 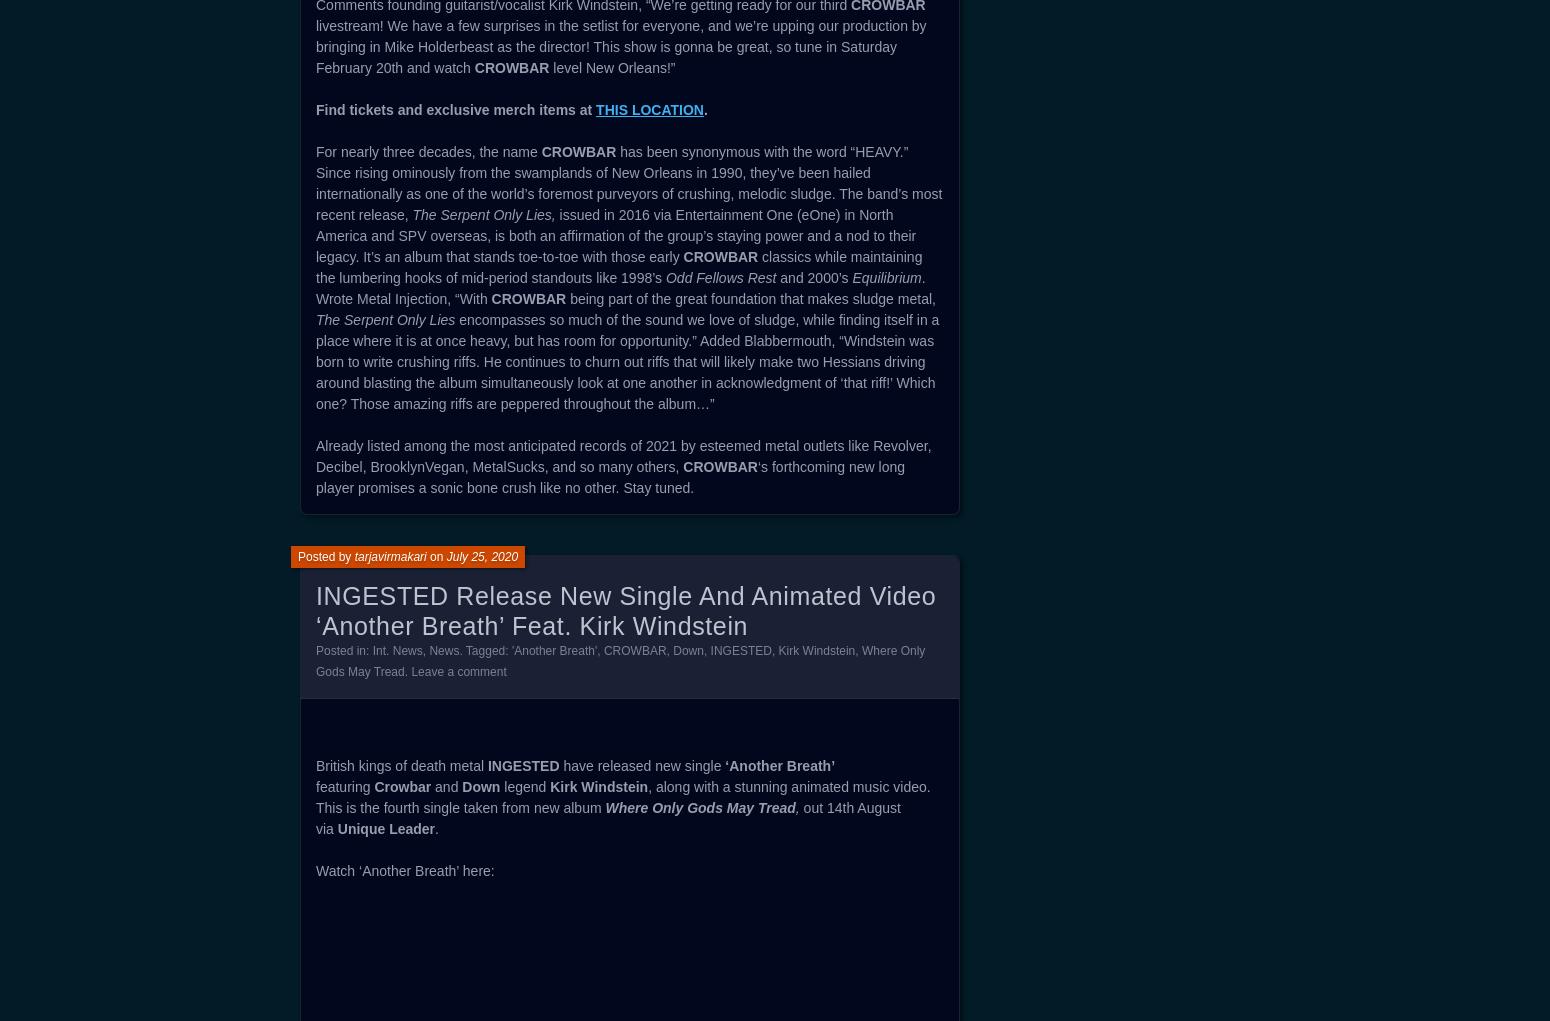 What do you see at coordinates (458, 672) in the screenshot?
I see `'Leave a comment'` at bounding box center [458, 672].